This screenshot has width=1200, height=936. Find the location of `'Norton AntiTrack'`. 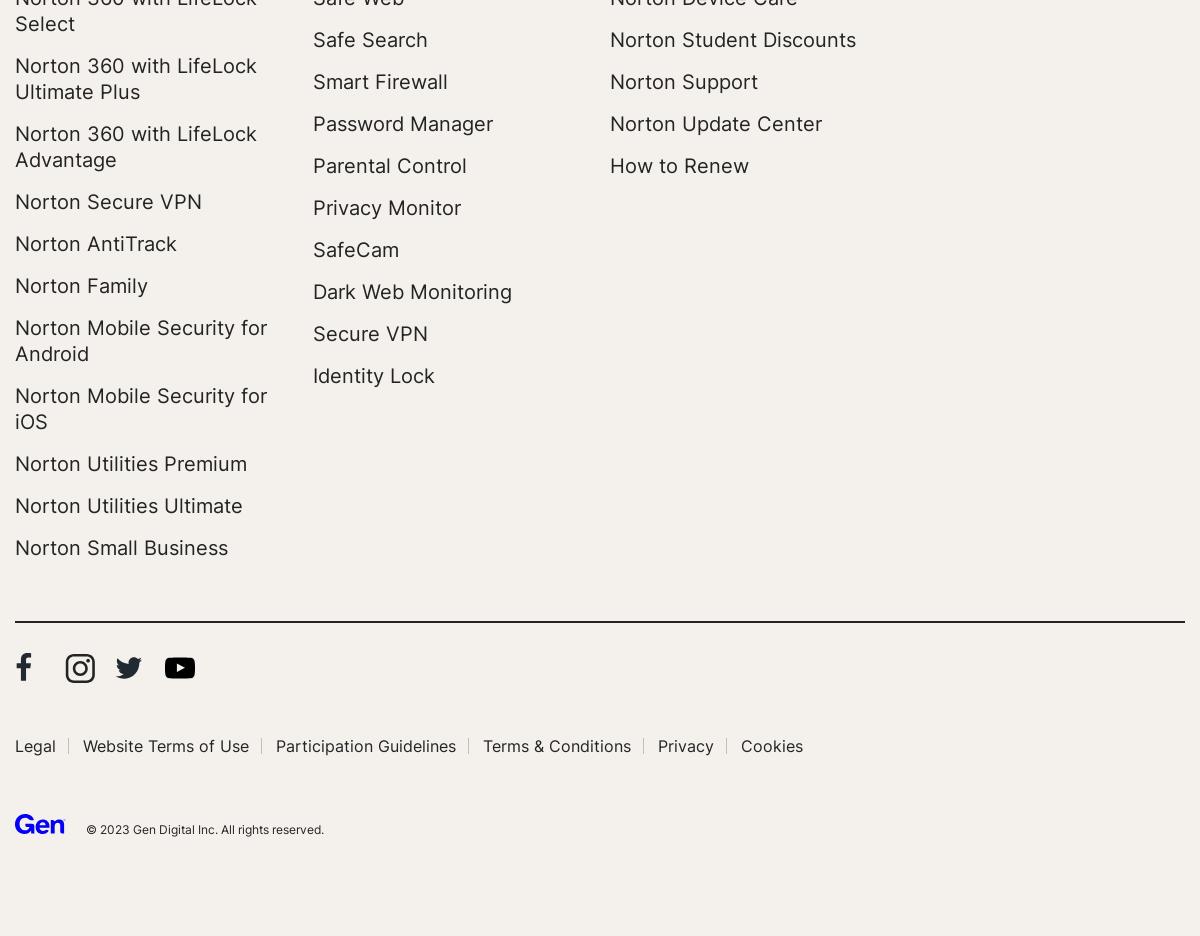

'Norton AntiTrack' is located at coordinates (96, 243).